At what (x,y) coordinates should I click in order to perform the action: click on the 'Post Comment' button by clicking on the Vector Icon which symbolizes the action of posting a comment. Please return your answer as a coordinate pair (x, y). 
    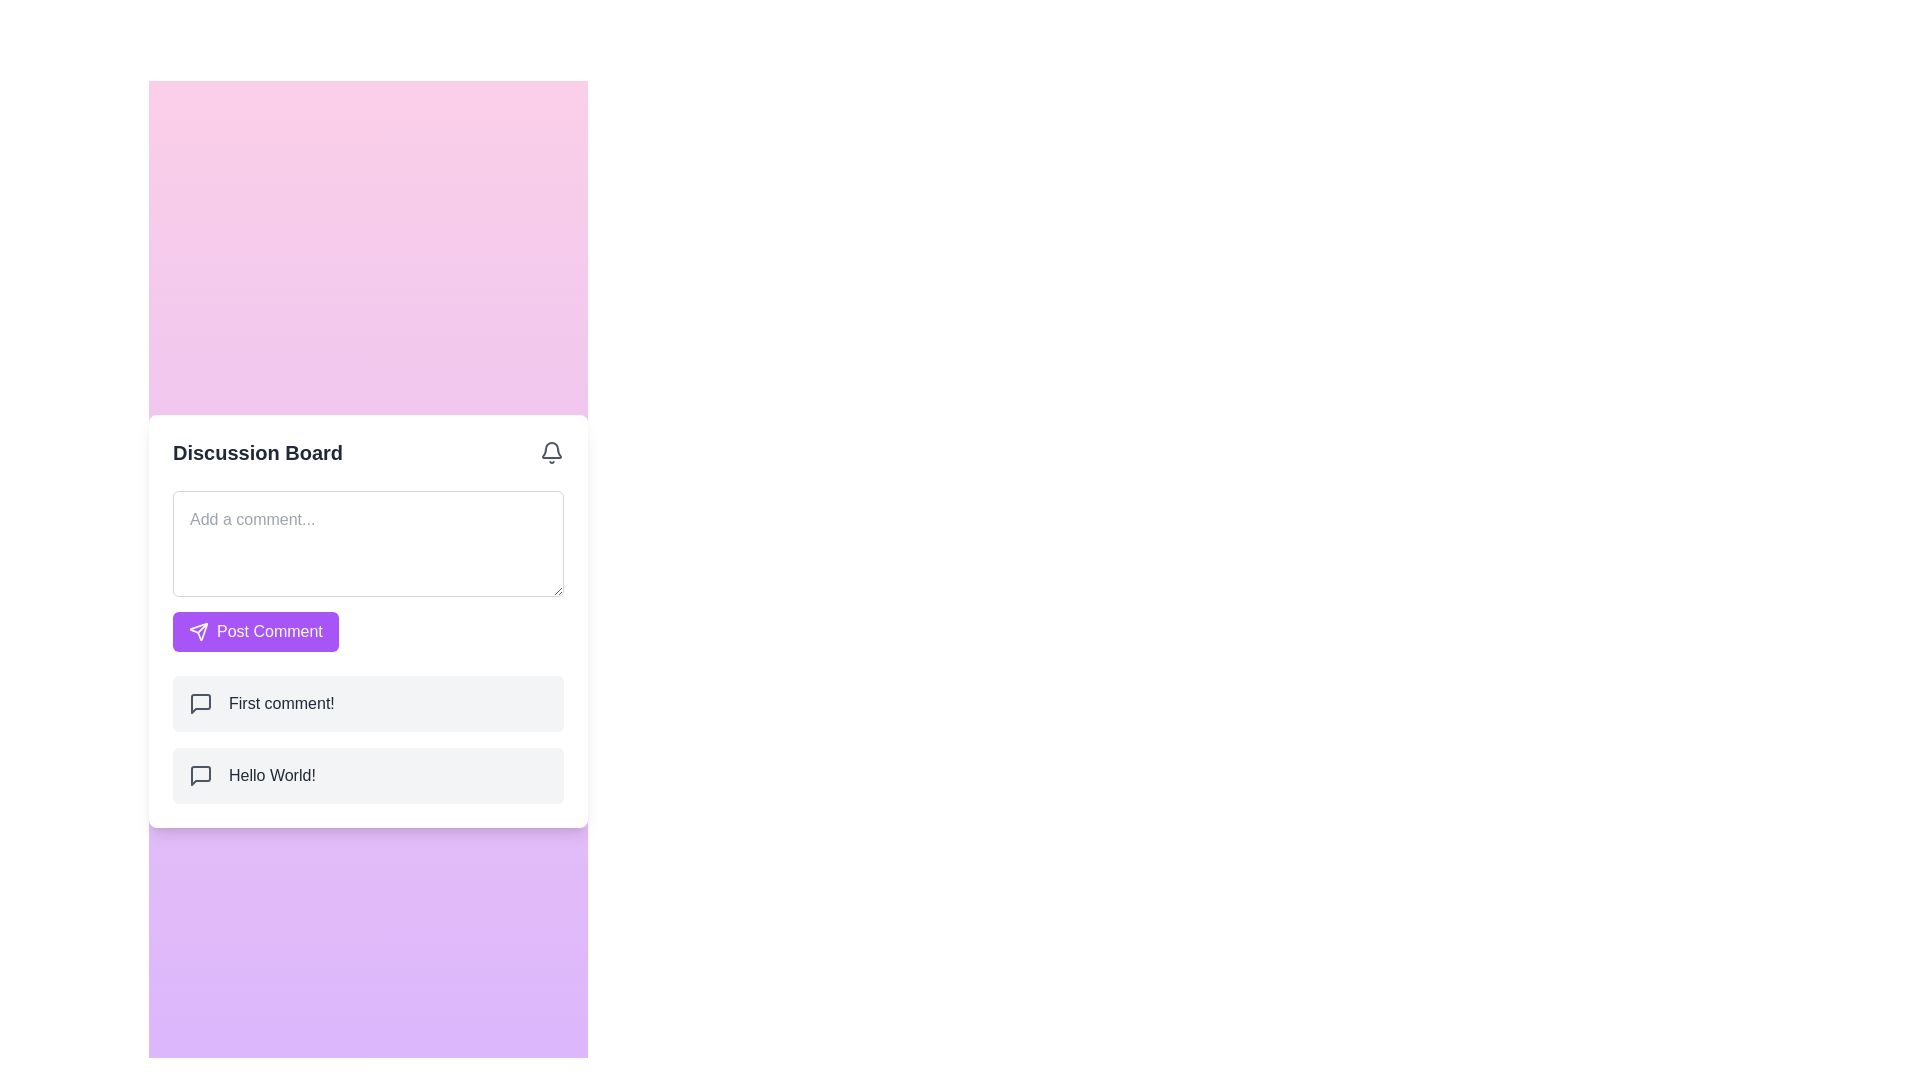
    Looking at the image, I should click on (198, 631).